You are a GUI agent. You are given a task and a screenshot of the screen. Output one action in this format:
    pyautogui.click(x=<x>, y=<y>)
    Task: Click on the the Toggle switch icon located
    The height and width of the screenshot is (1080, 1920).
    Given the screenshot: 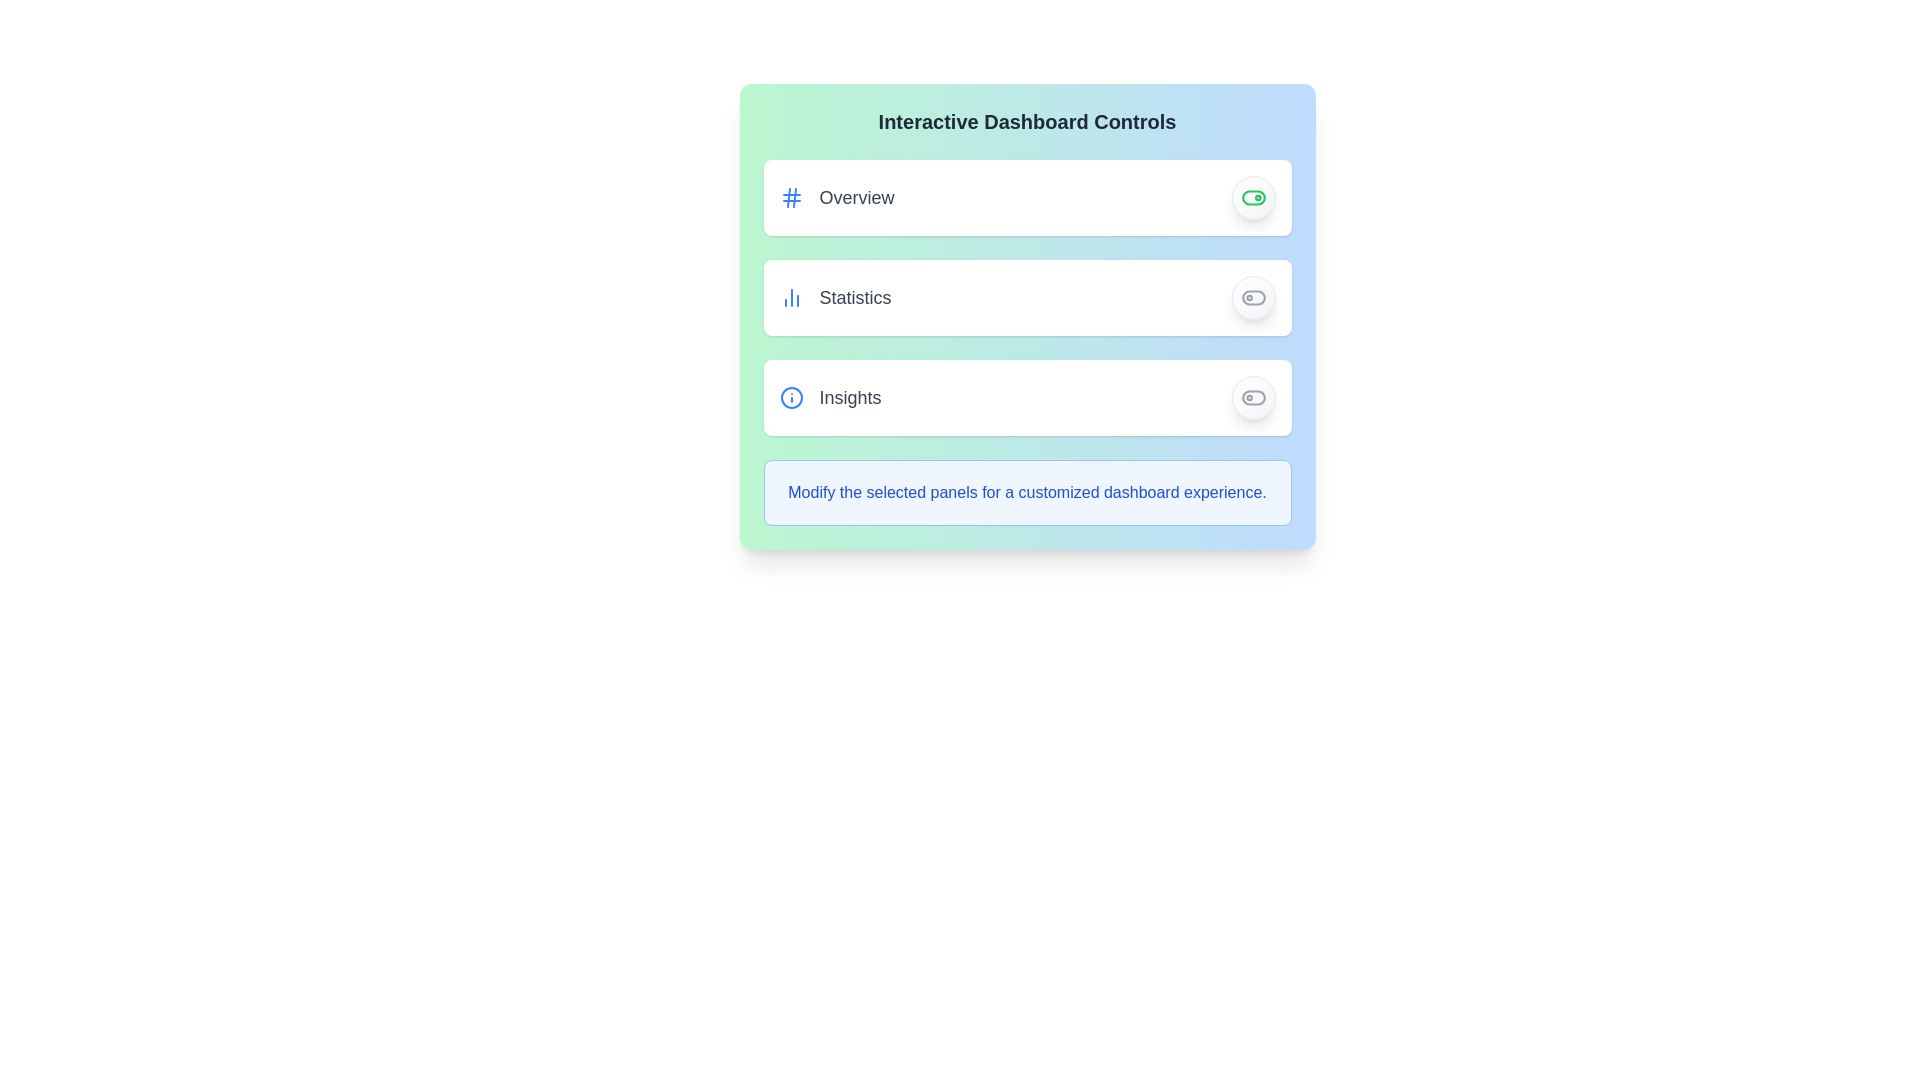 What is the action you would take?
    pyautogui.click(x=1252, y=197)
    